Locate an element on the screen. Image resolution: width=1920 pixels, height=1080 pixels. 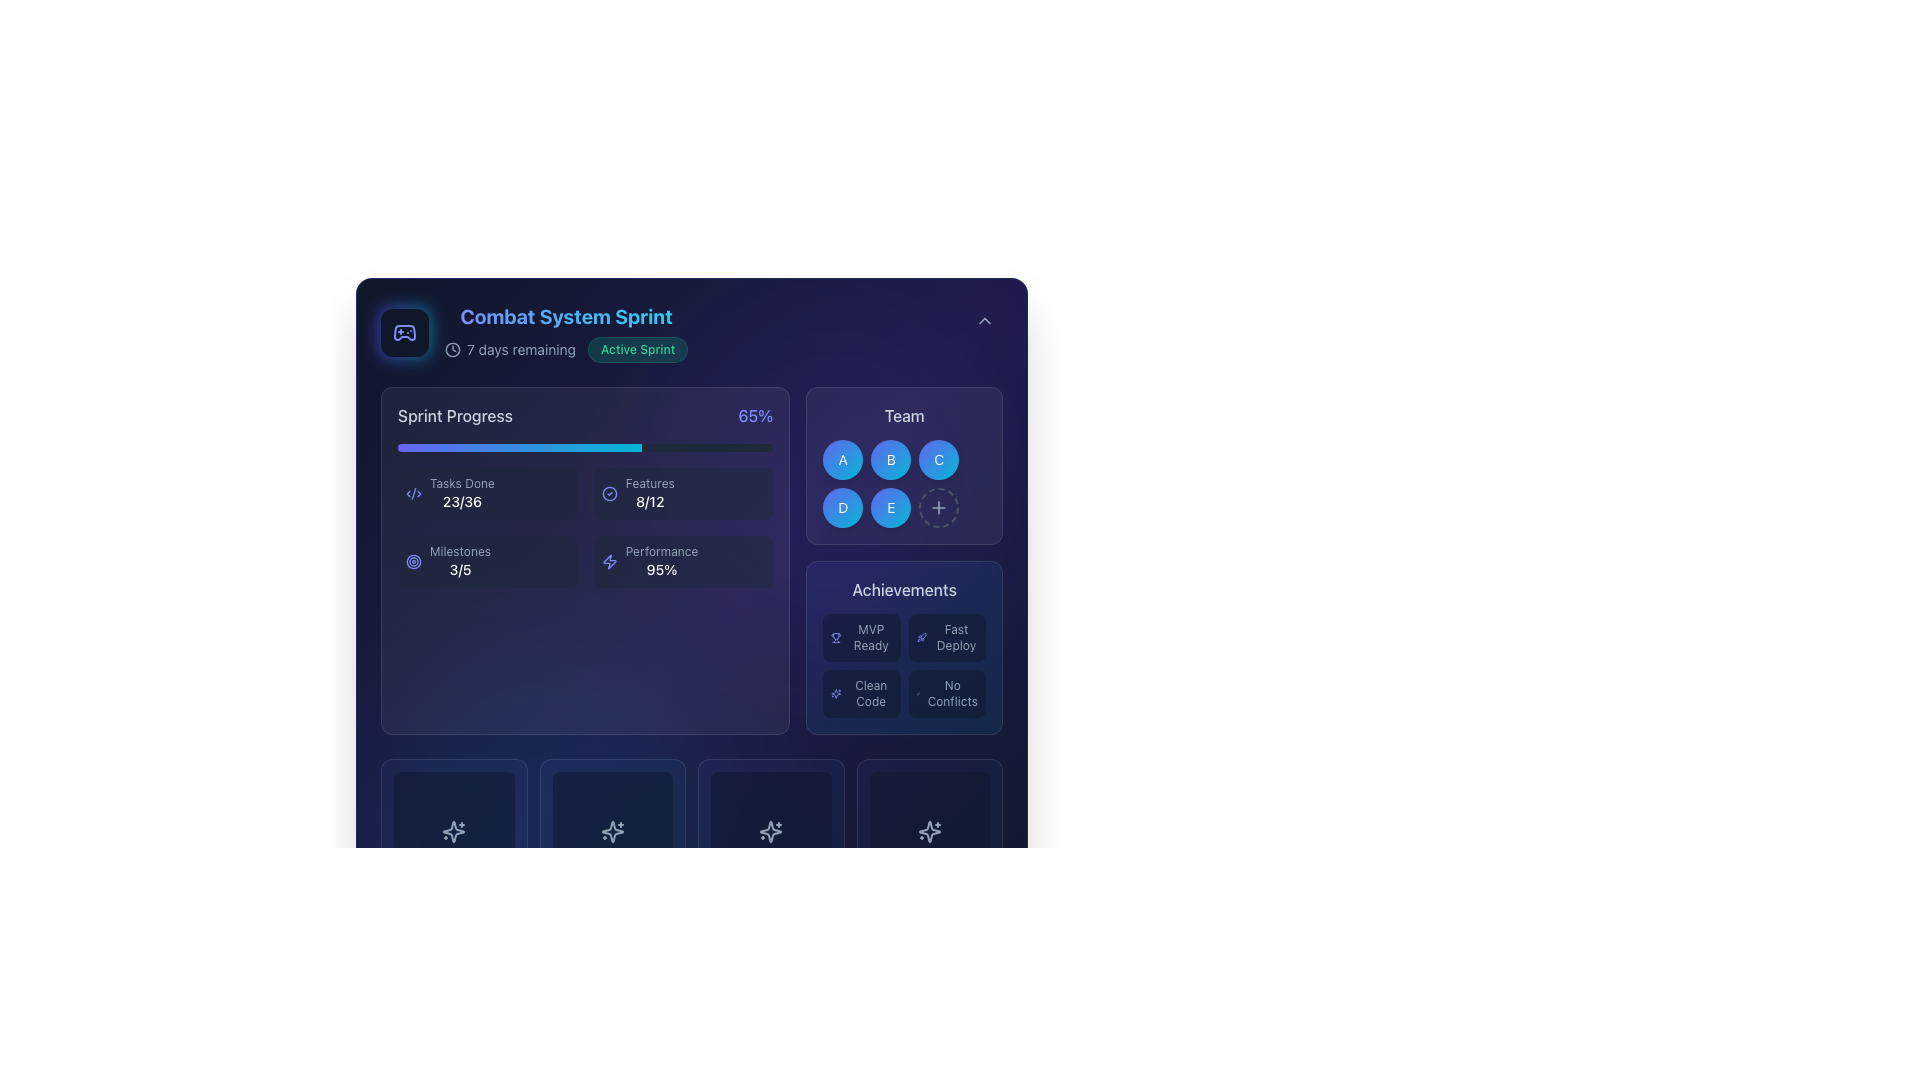
the Informational section header that displays sprint details including the sprint name, remaining days, and current status is located at coordinates (534, 331).